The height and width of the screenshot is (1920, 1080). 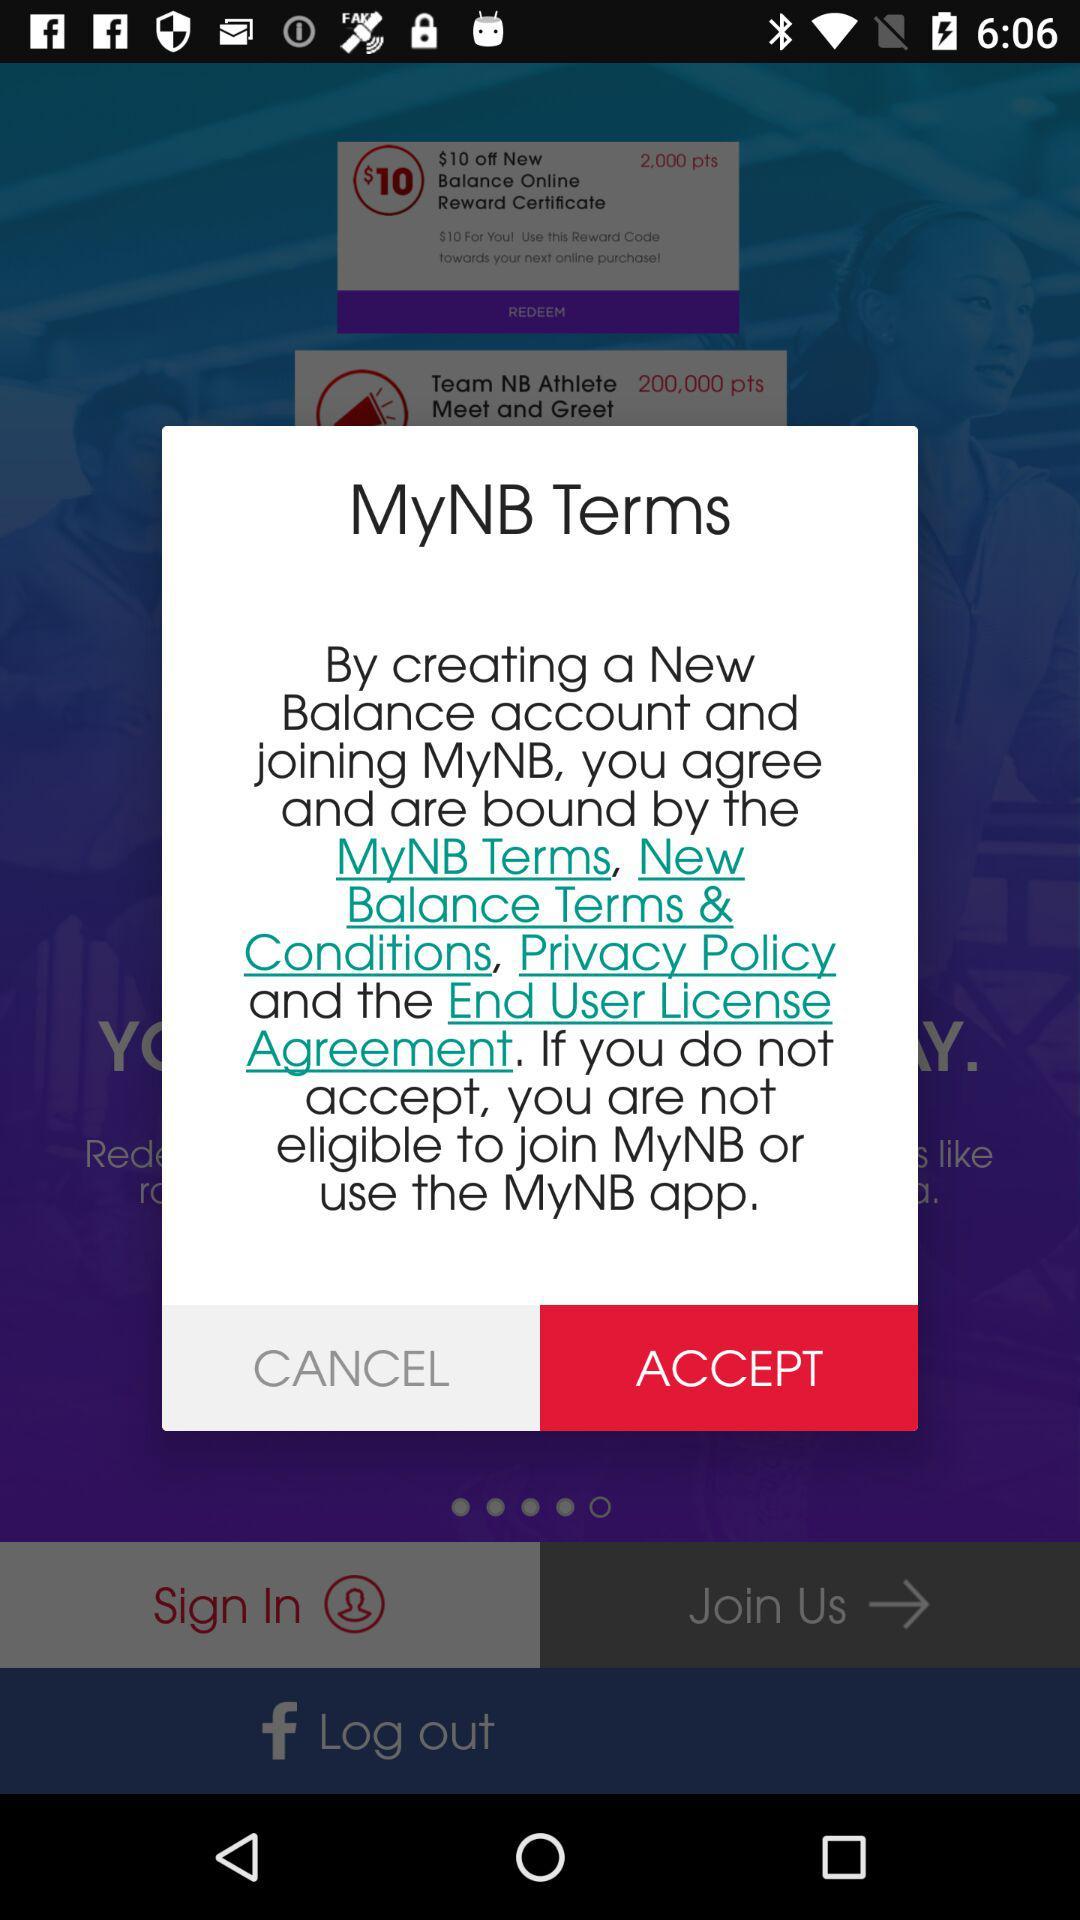 I want to click on the cancel, so click(x=350, y=1367).